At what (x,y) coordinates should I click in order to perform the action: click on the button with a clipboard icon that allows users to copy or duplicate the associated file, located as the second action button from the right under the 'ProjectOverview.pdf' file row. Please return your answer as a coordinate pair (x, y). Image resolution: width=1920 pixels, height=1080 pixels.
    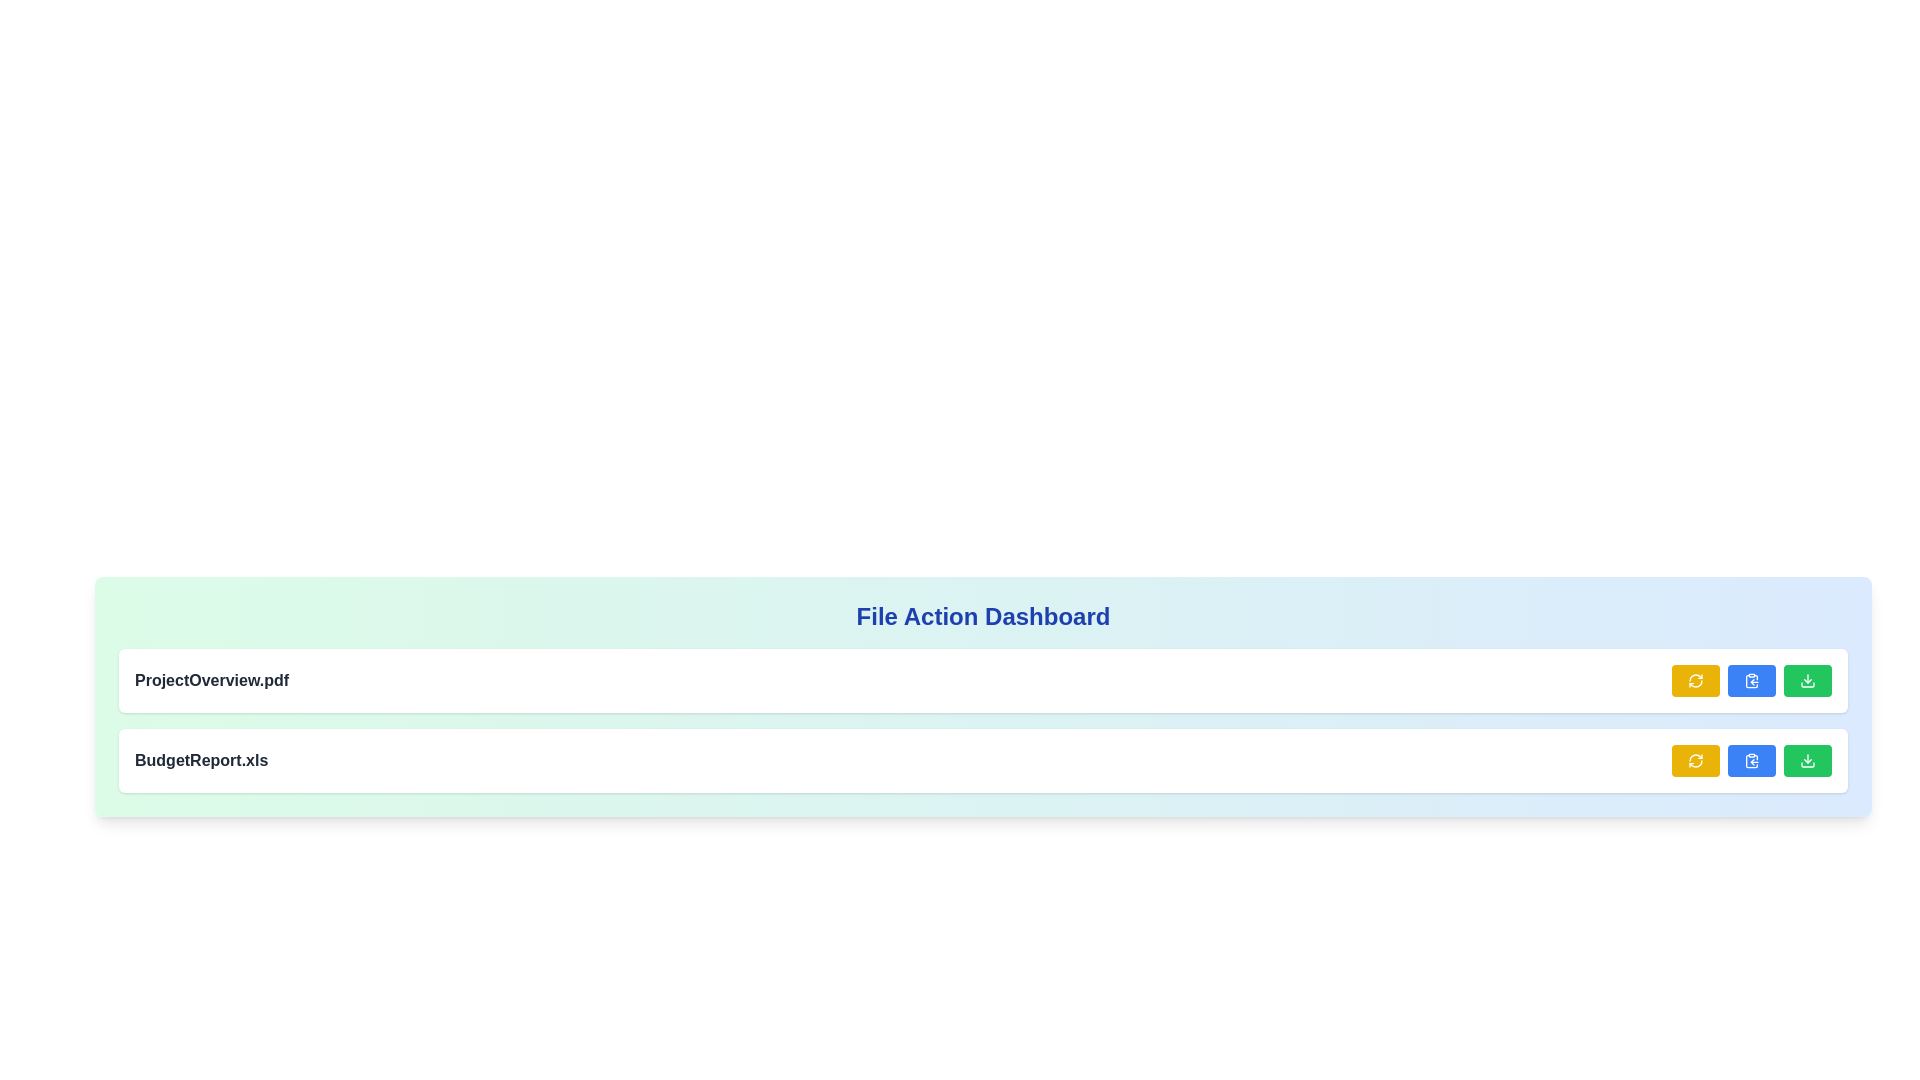
    Looking at the image, I should click on (1751, 680).